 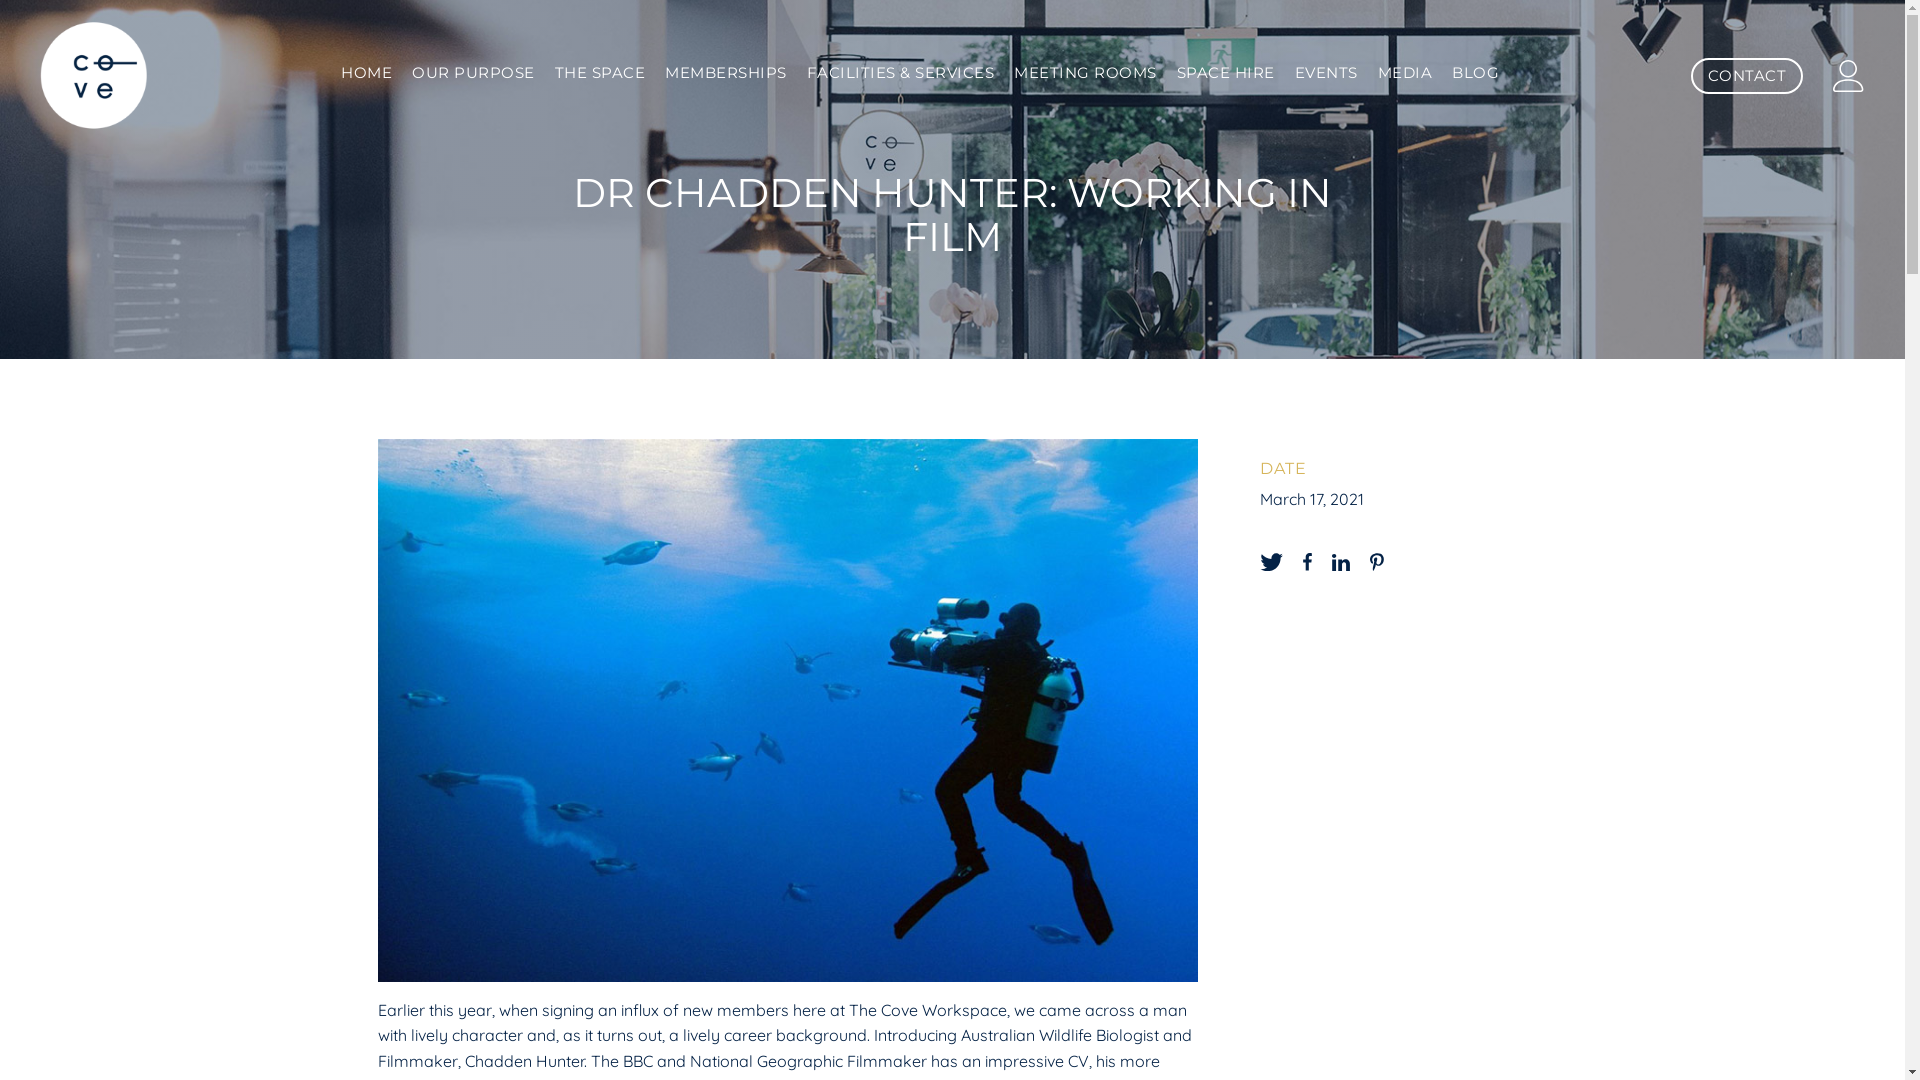 I want to click on 'MEDIA', so click(x=1404, y=72).